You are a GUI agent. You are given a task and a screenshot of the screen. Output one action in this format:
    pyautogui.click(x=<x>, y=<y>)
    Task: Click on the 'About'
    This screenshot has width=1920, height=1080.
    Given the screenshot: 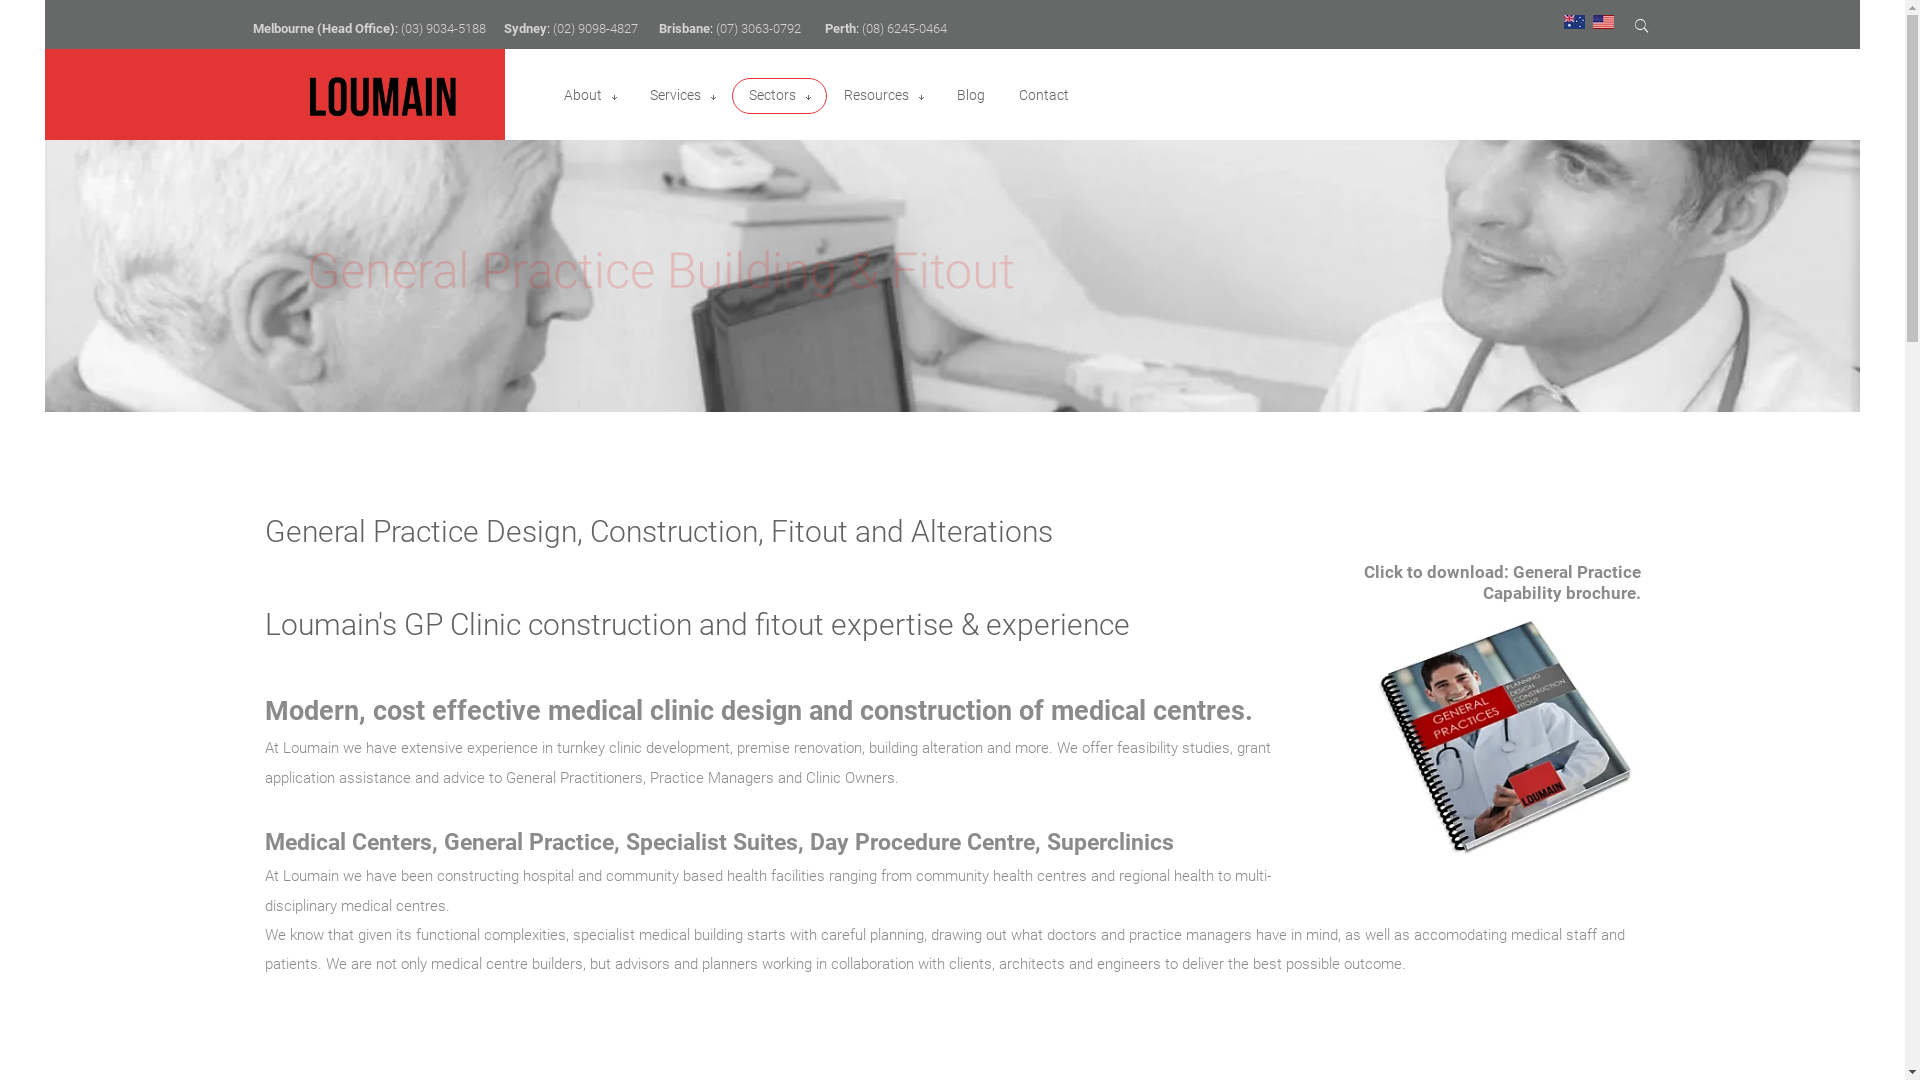 What is the action you would take?
    pyautogui.click(x=589, y=95)
    